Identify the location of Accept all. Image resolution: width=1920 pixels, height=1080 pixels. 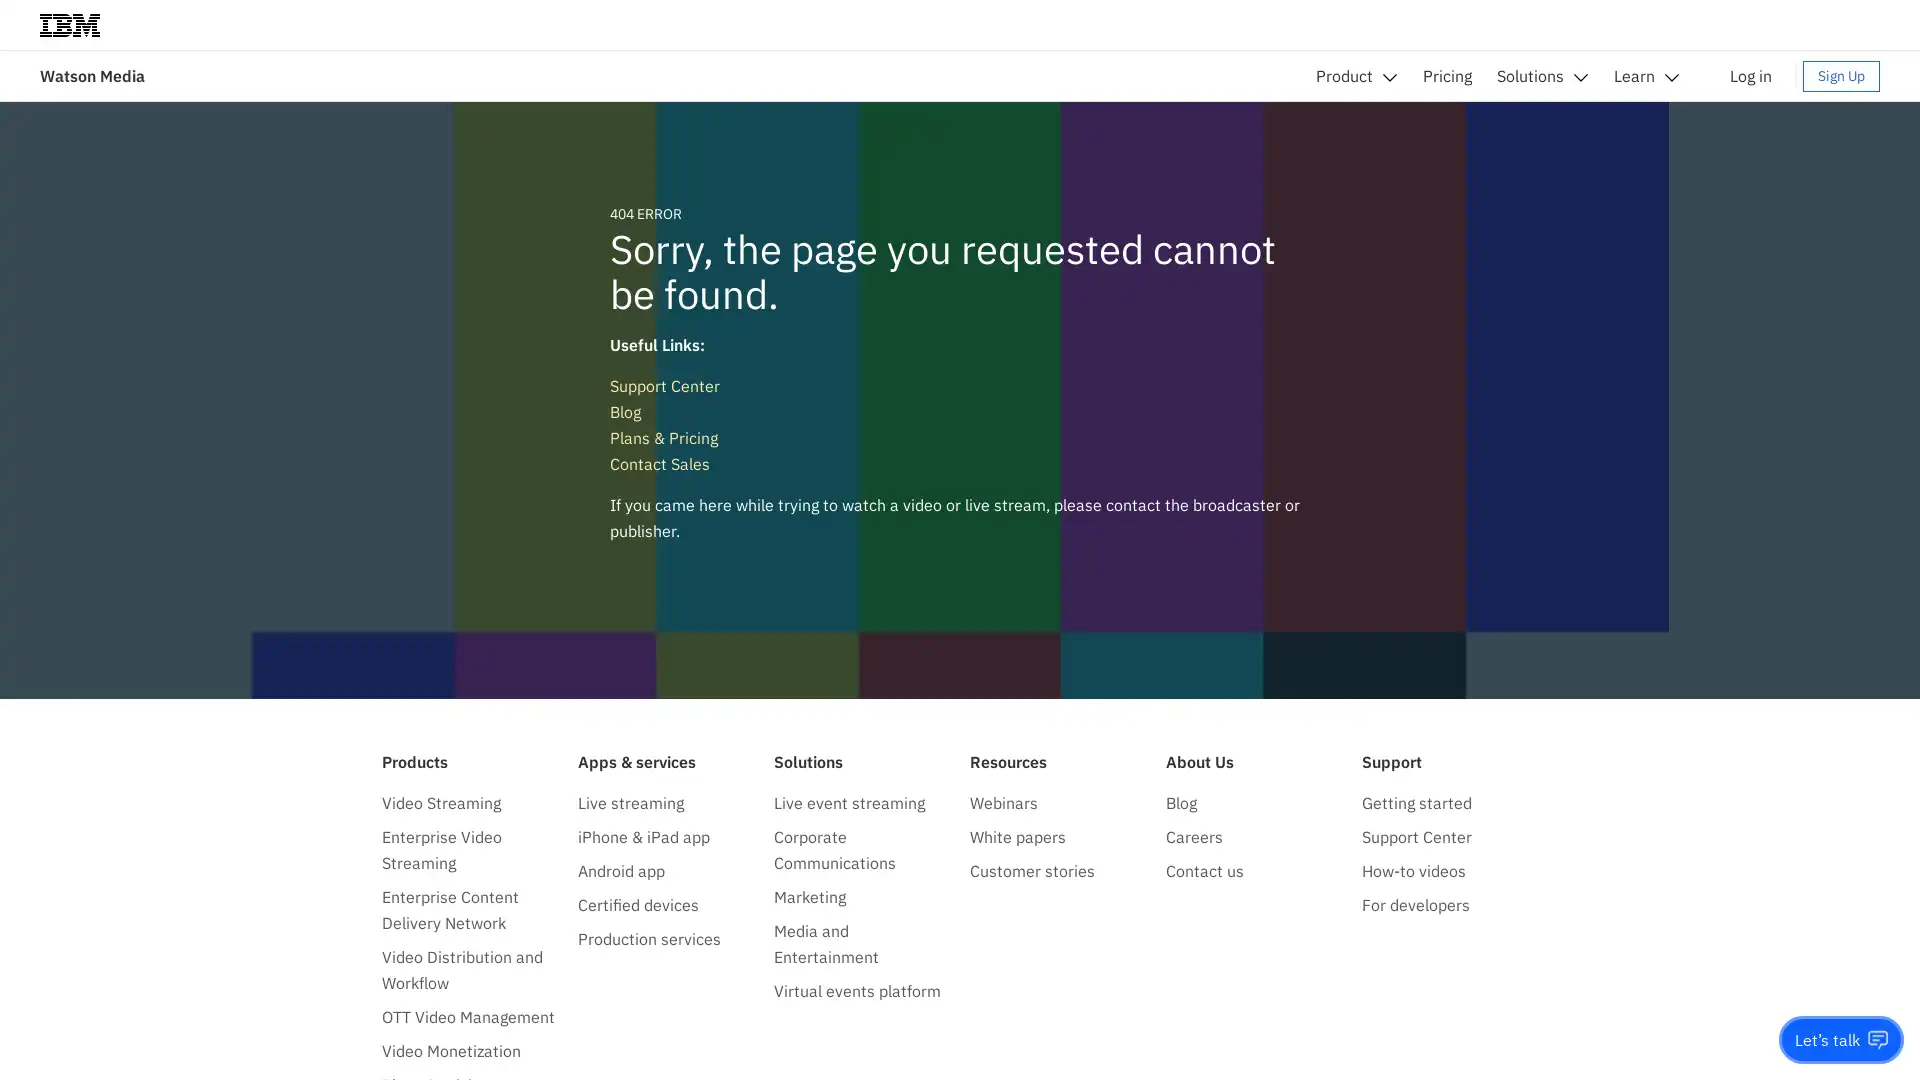
(1758, 942).